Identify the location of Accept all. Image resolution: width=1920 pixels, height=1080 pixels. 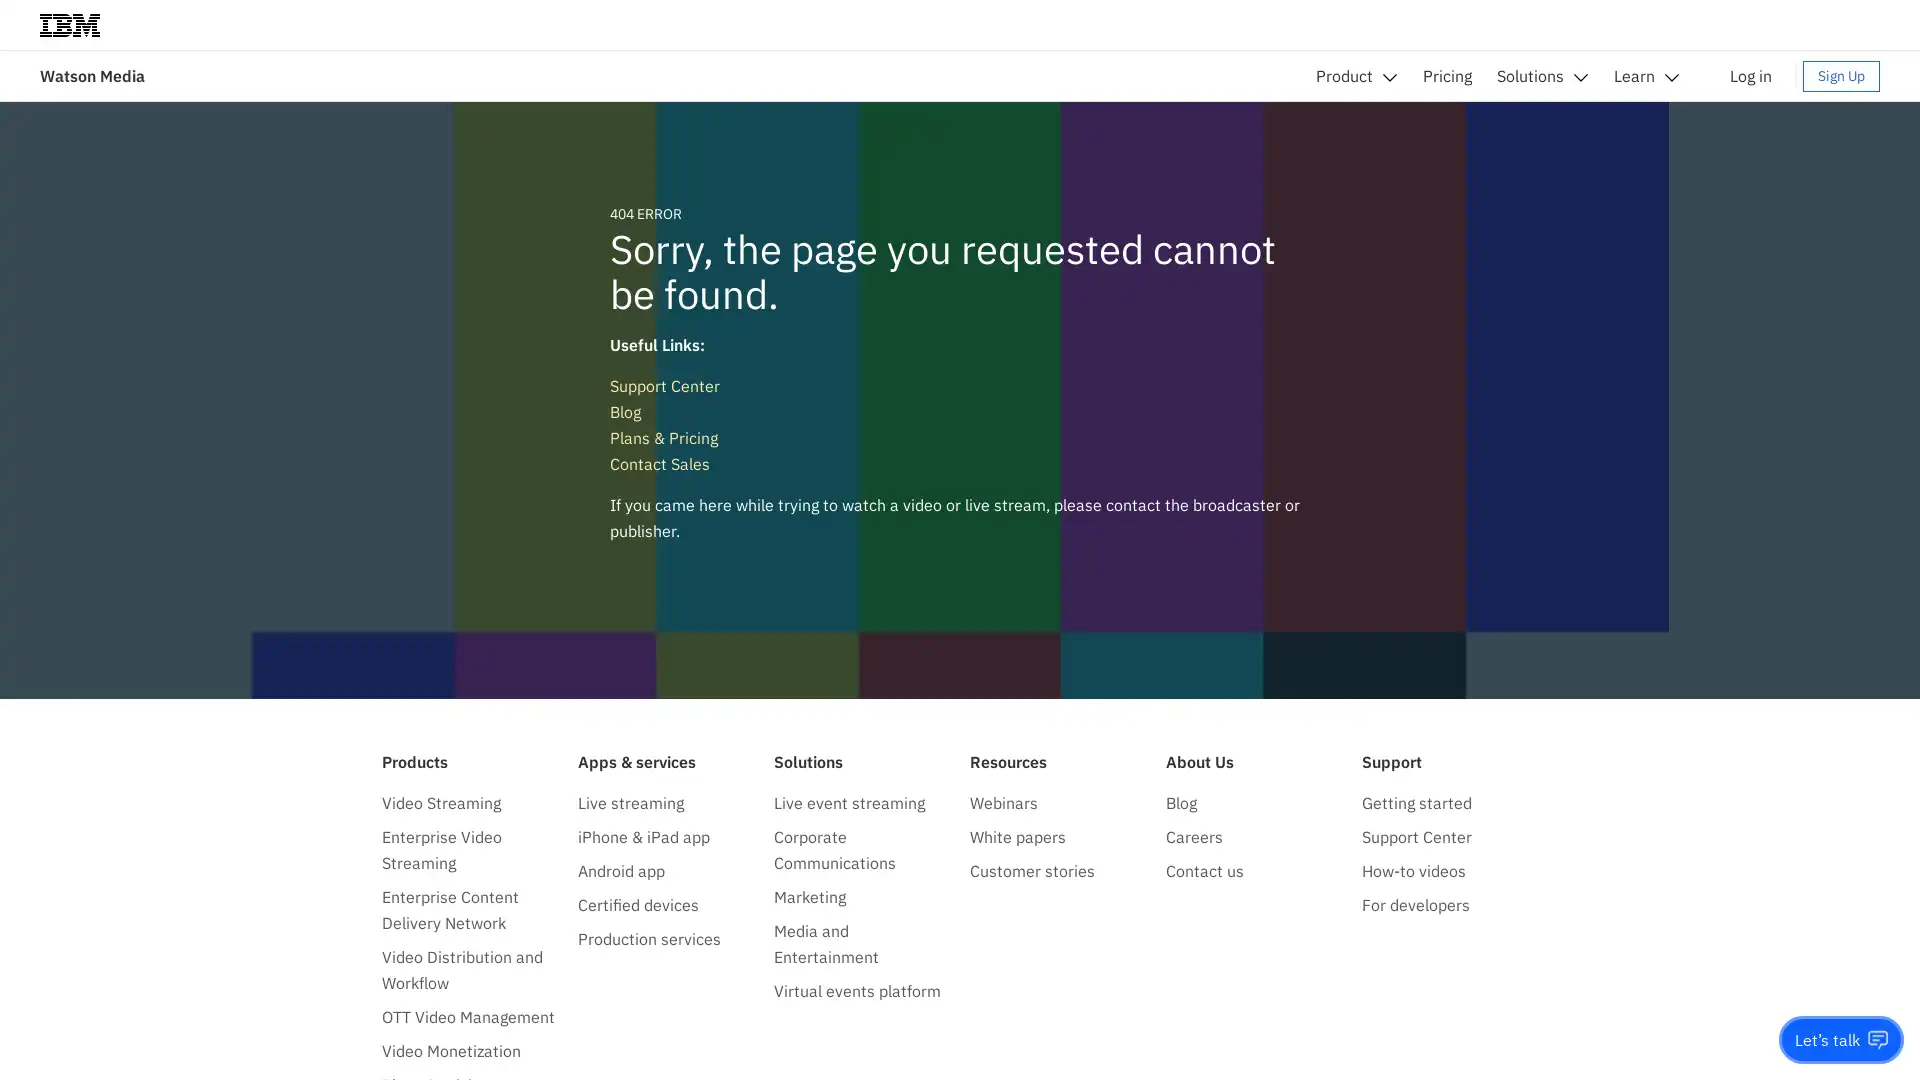
(1758, 942).